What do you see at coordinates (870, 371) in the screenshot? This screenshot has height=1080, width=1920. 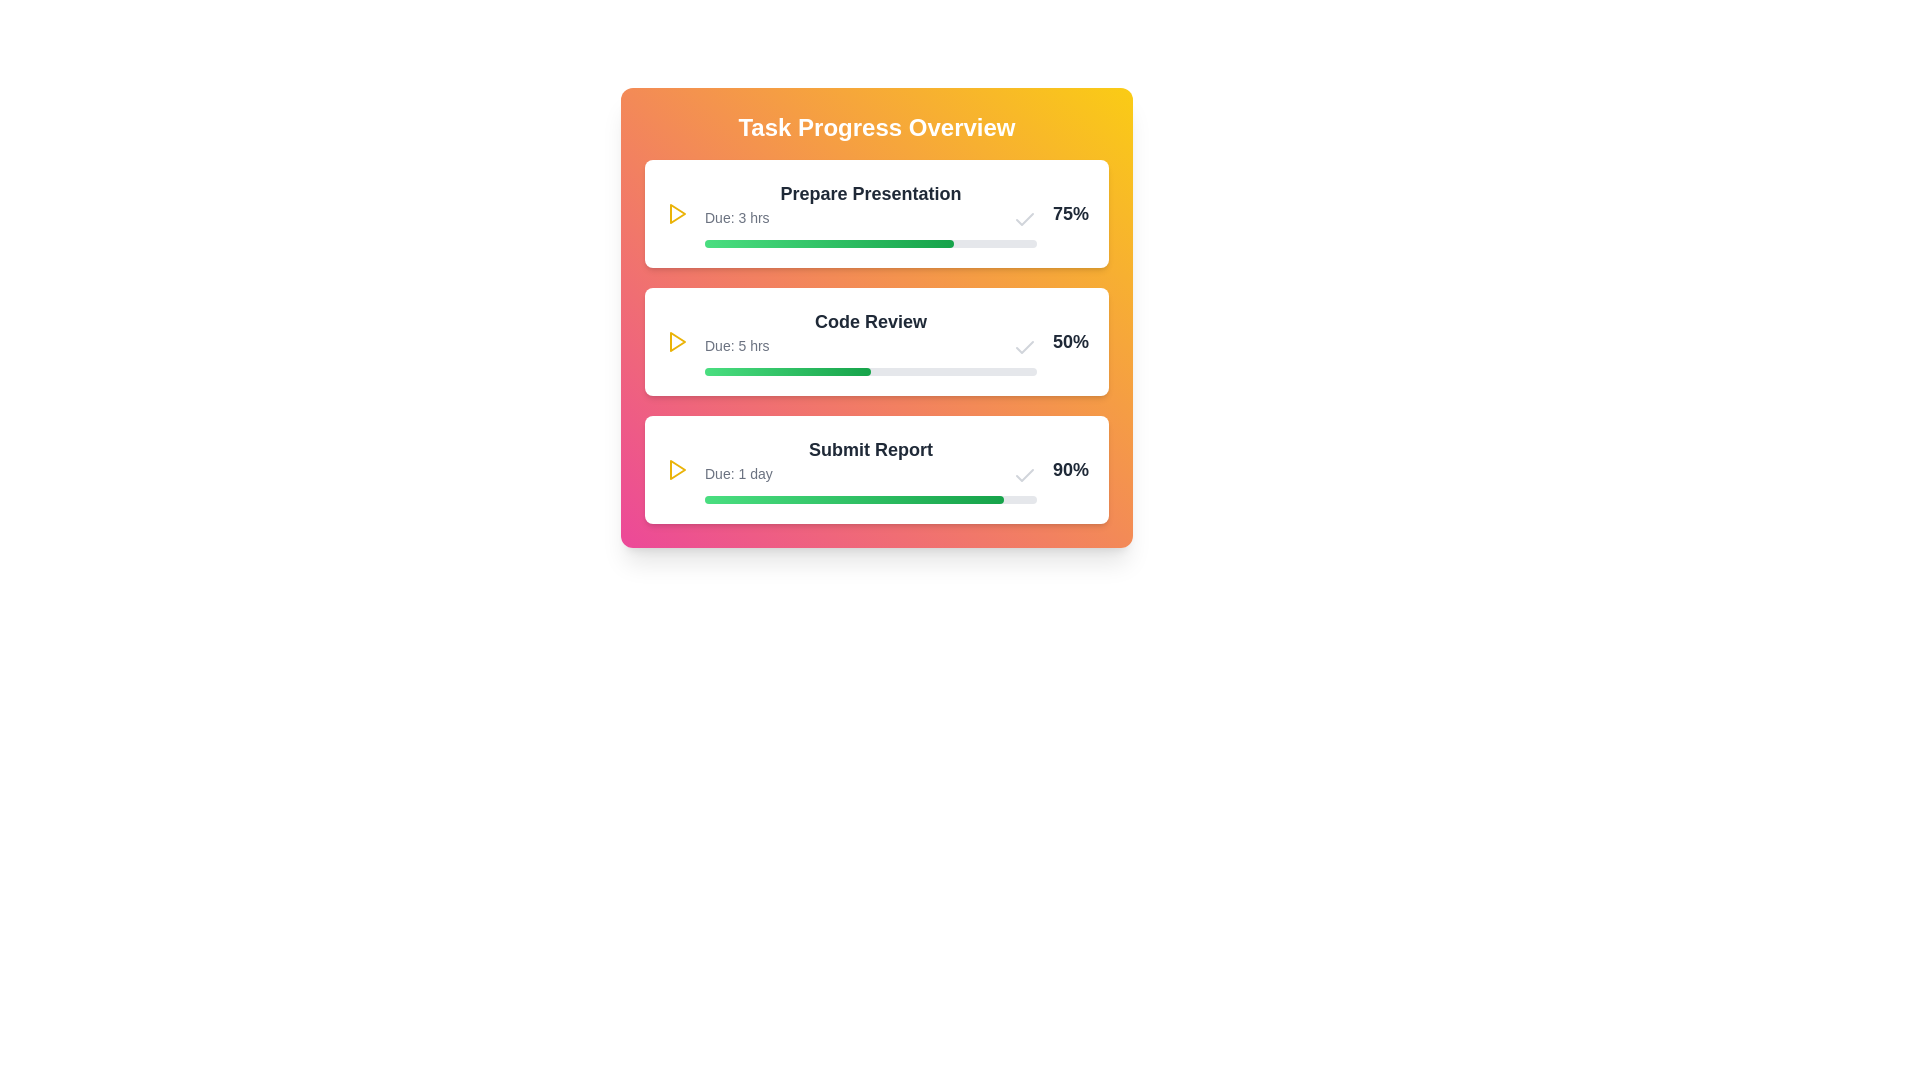 I see `the progress bar indicating 50% completion for the 'Code Review' task, located beneath 'Due: 5 hrs' in the second section of the progress items` at bounding box center [870, 371].